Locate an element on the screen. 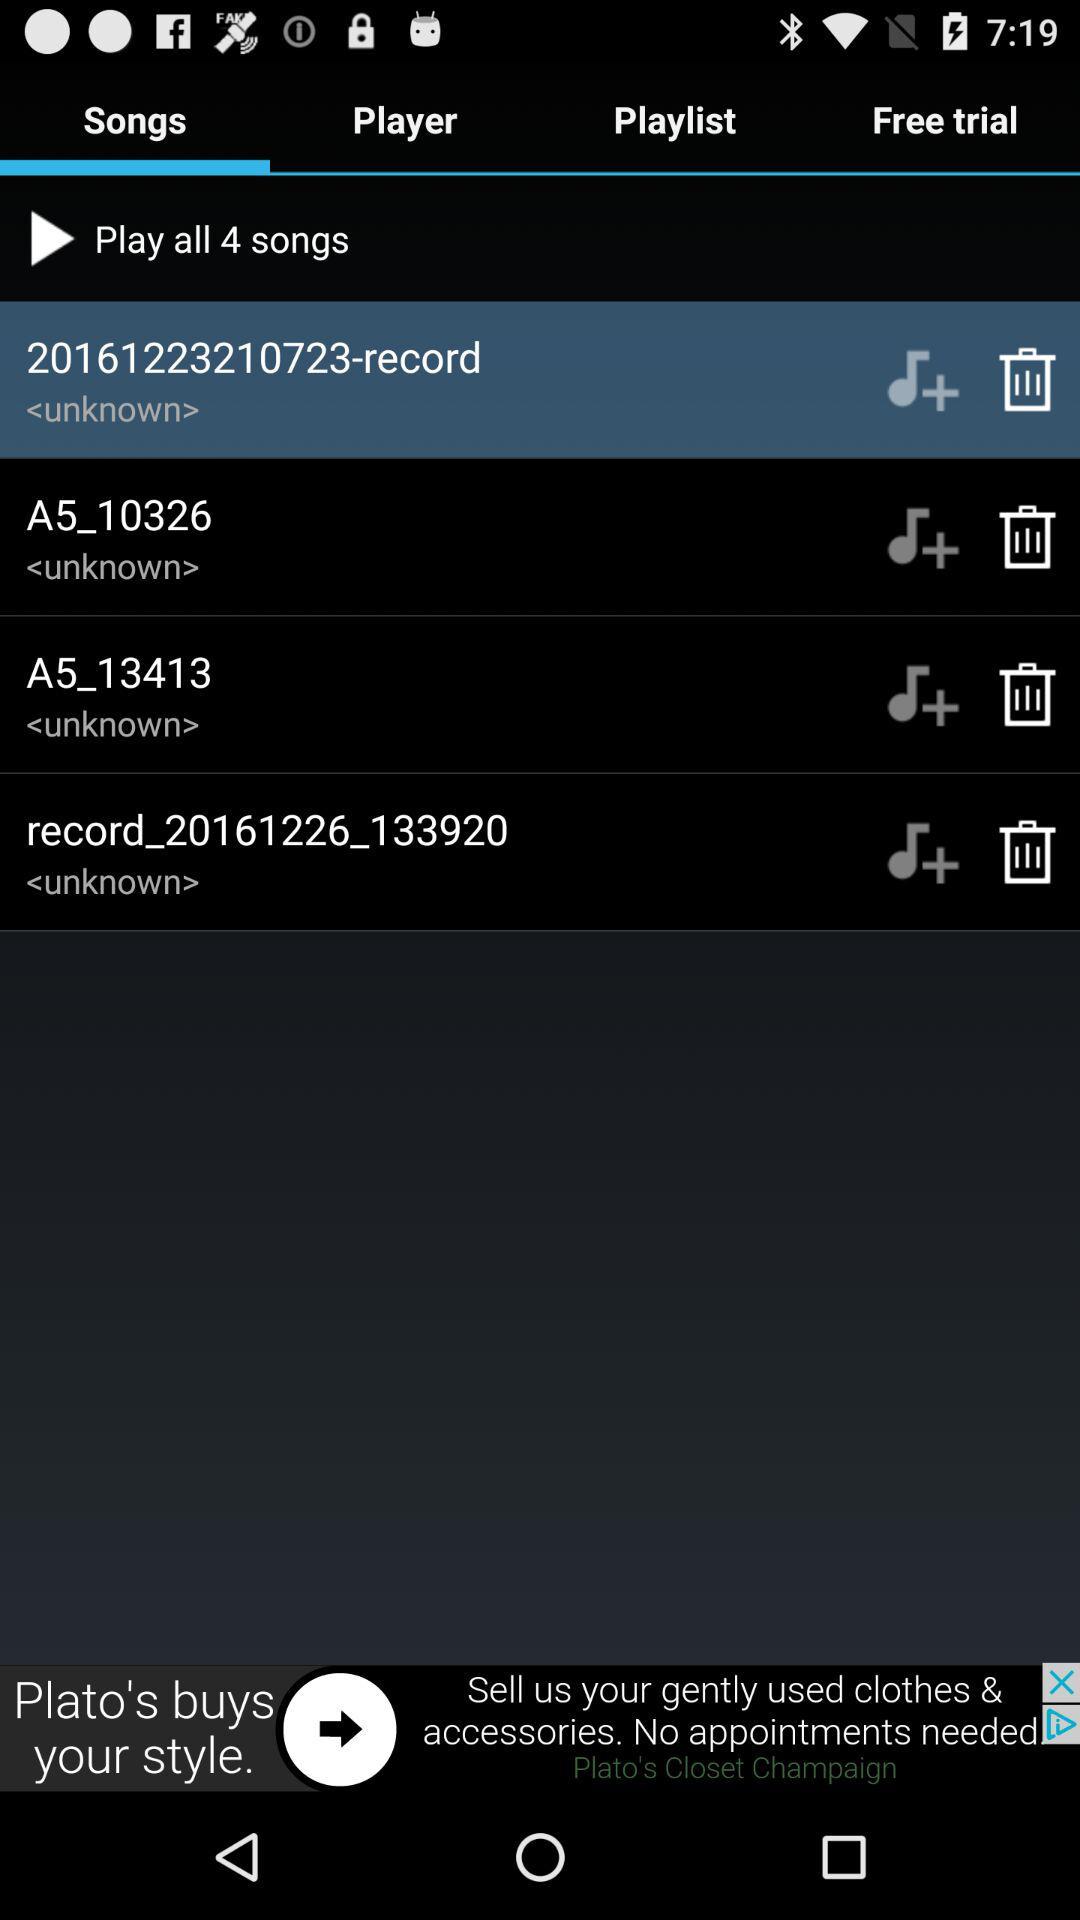 The width and height of the screenshot is (1080, 1920). a5_13413 trash can icon is located at coordinates (1017, 694).